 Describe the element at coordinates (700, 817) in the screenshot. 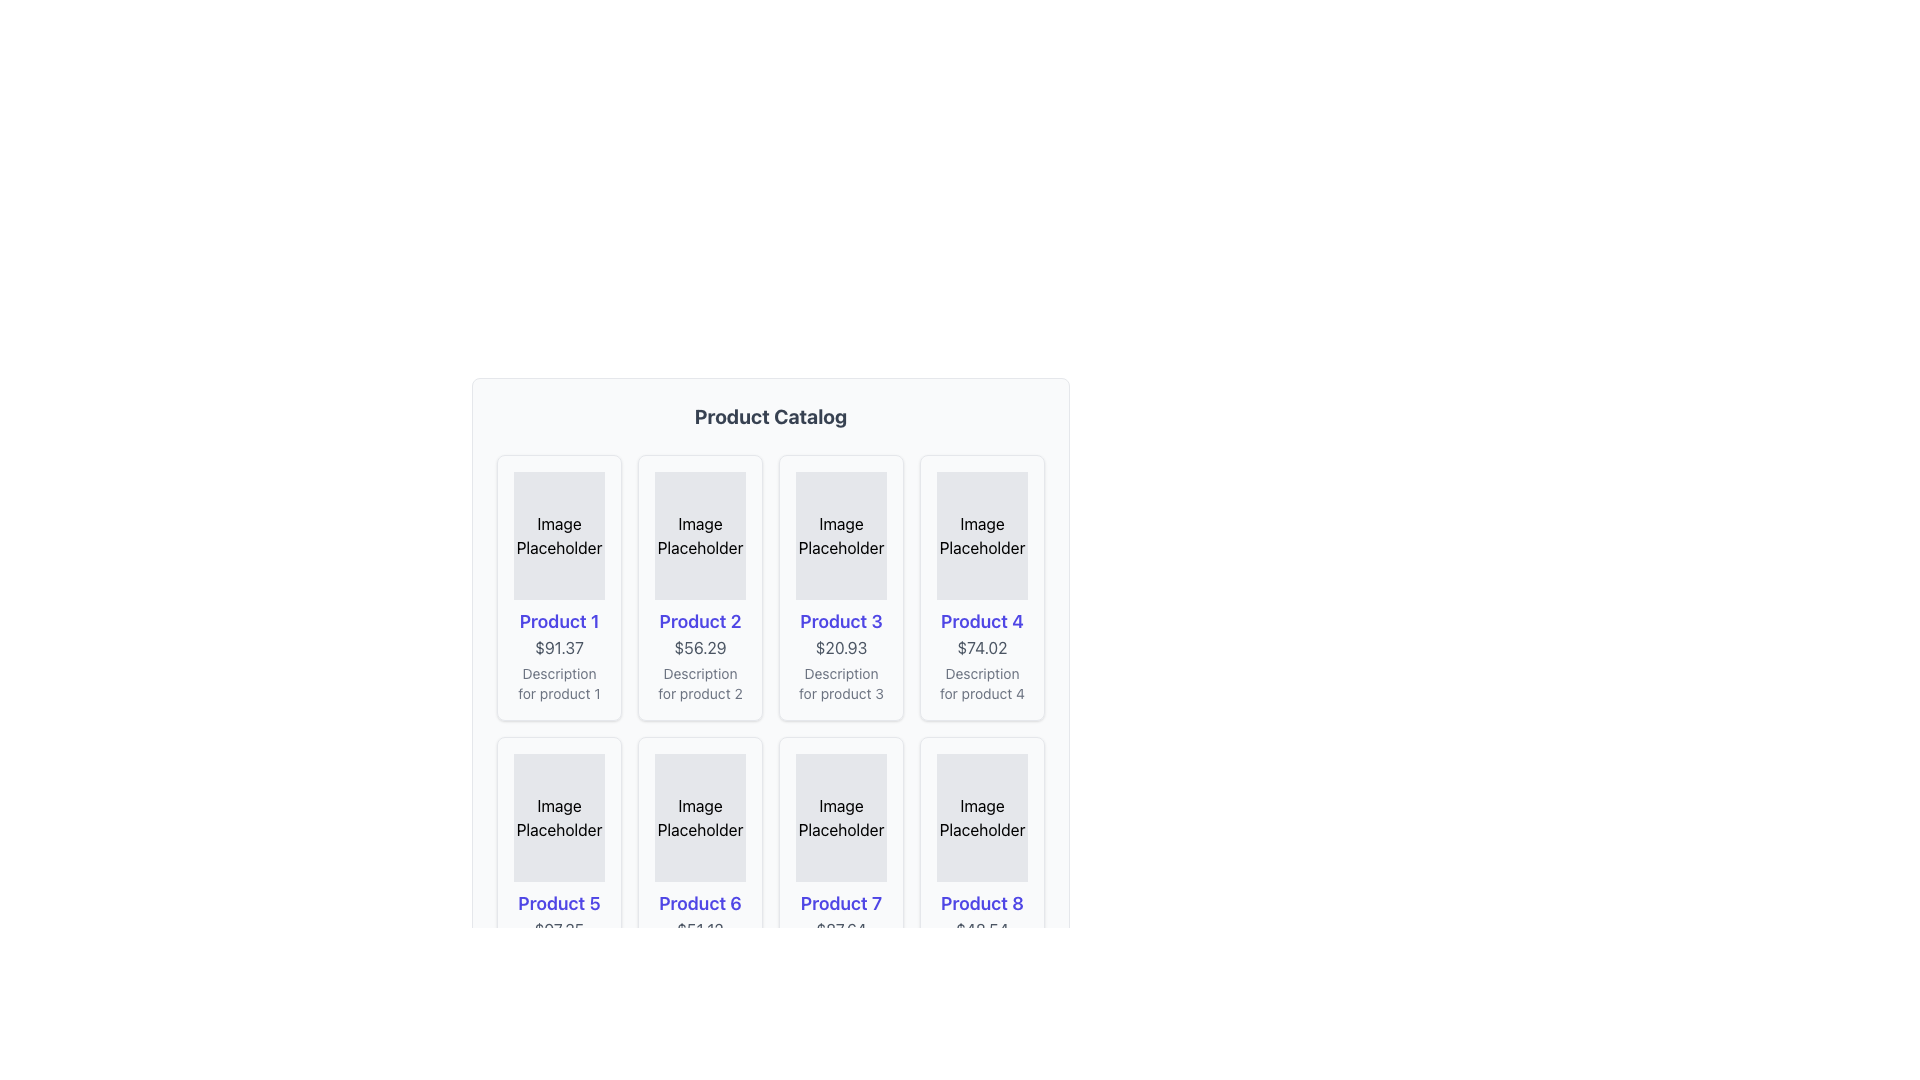

I see `the static placeholder labeled 'Image Placeholder' located within the card for 'Product 6'` at that location.